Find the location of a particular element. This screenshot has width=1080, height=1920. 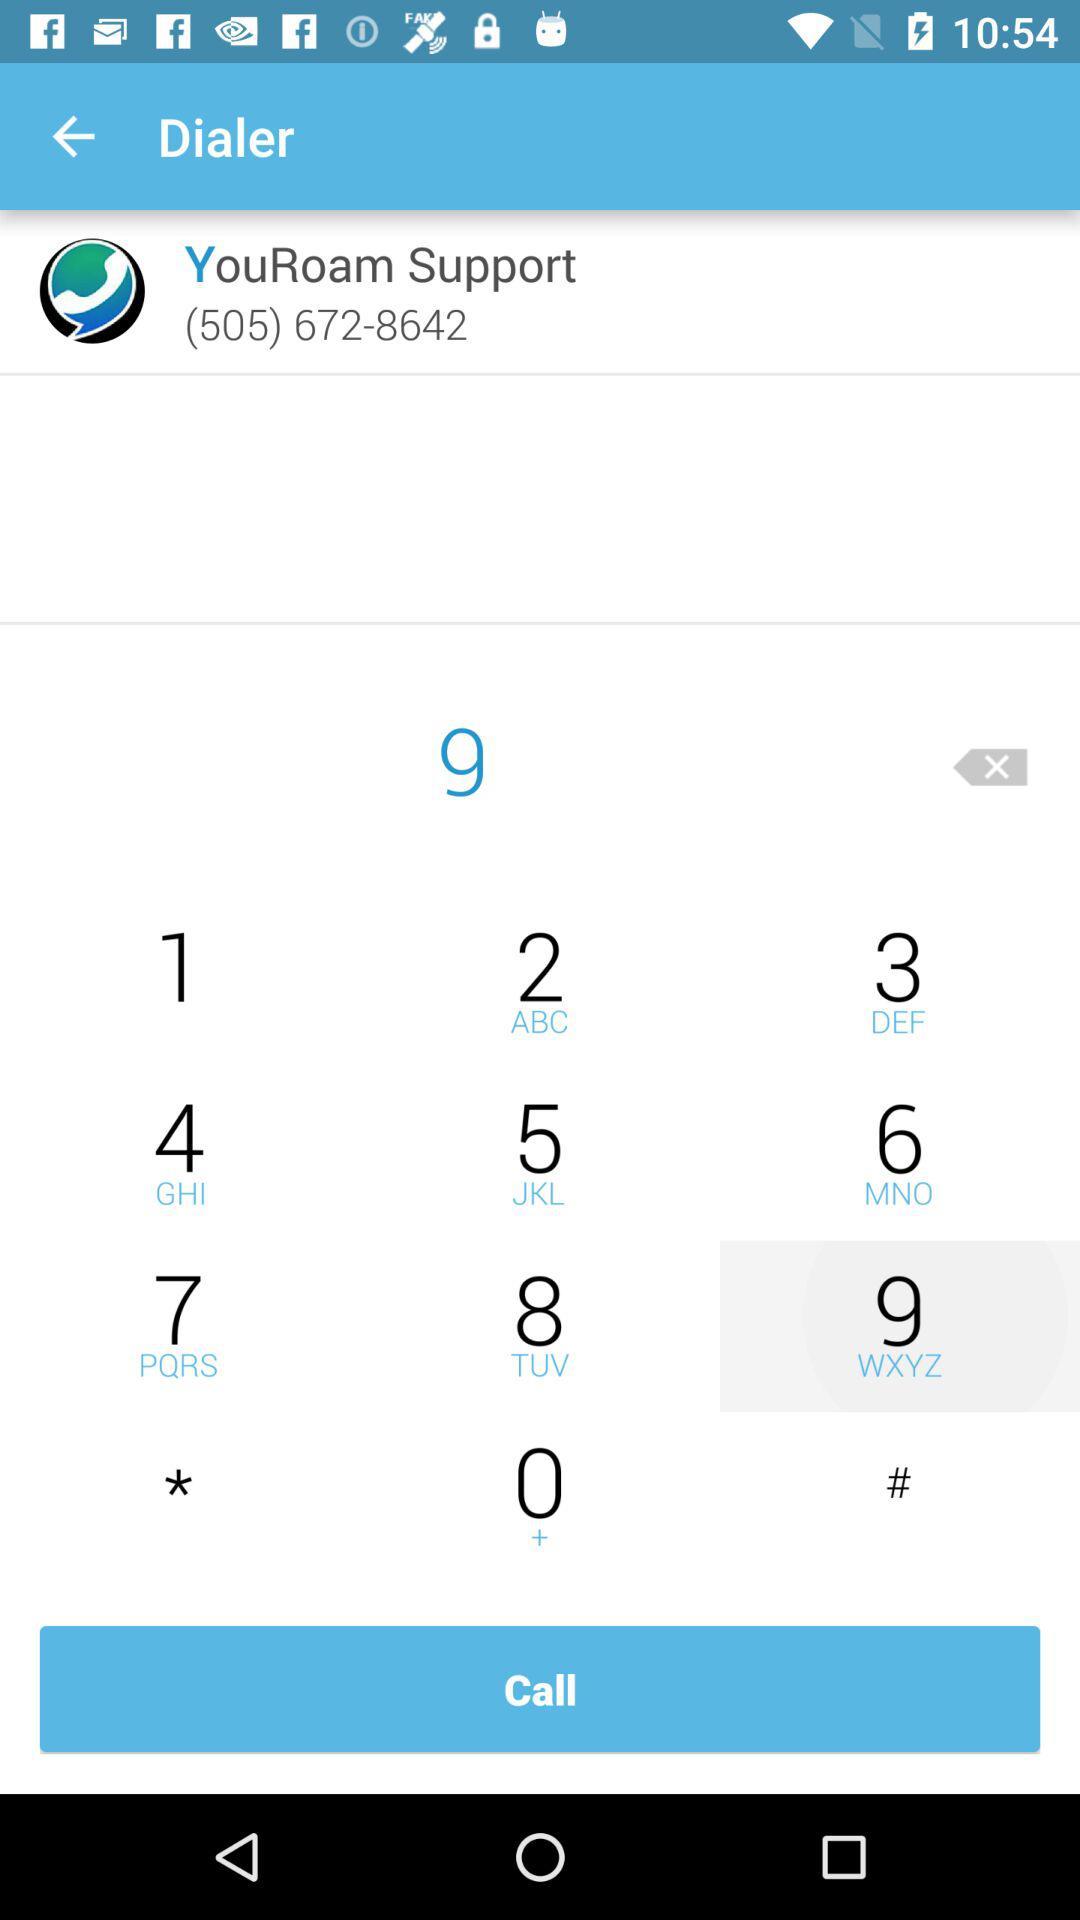

icon next to the youroam support item is located at coordinates (92, 290).